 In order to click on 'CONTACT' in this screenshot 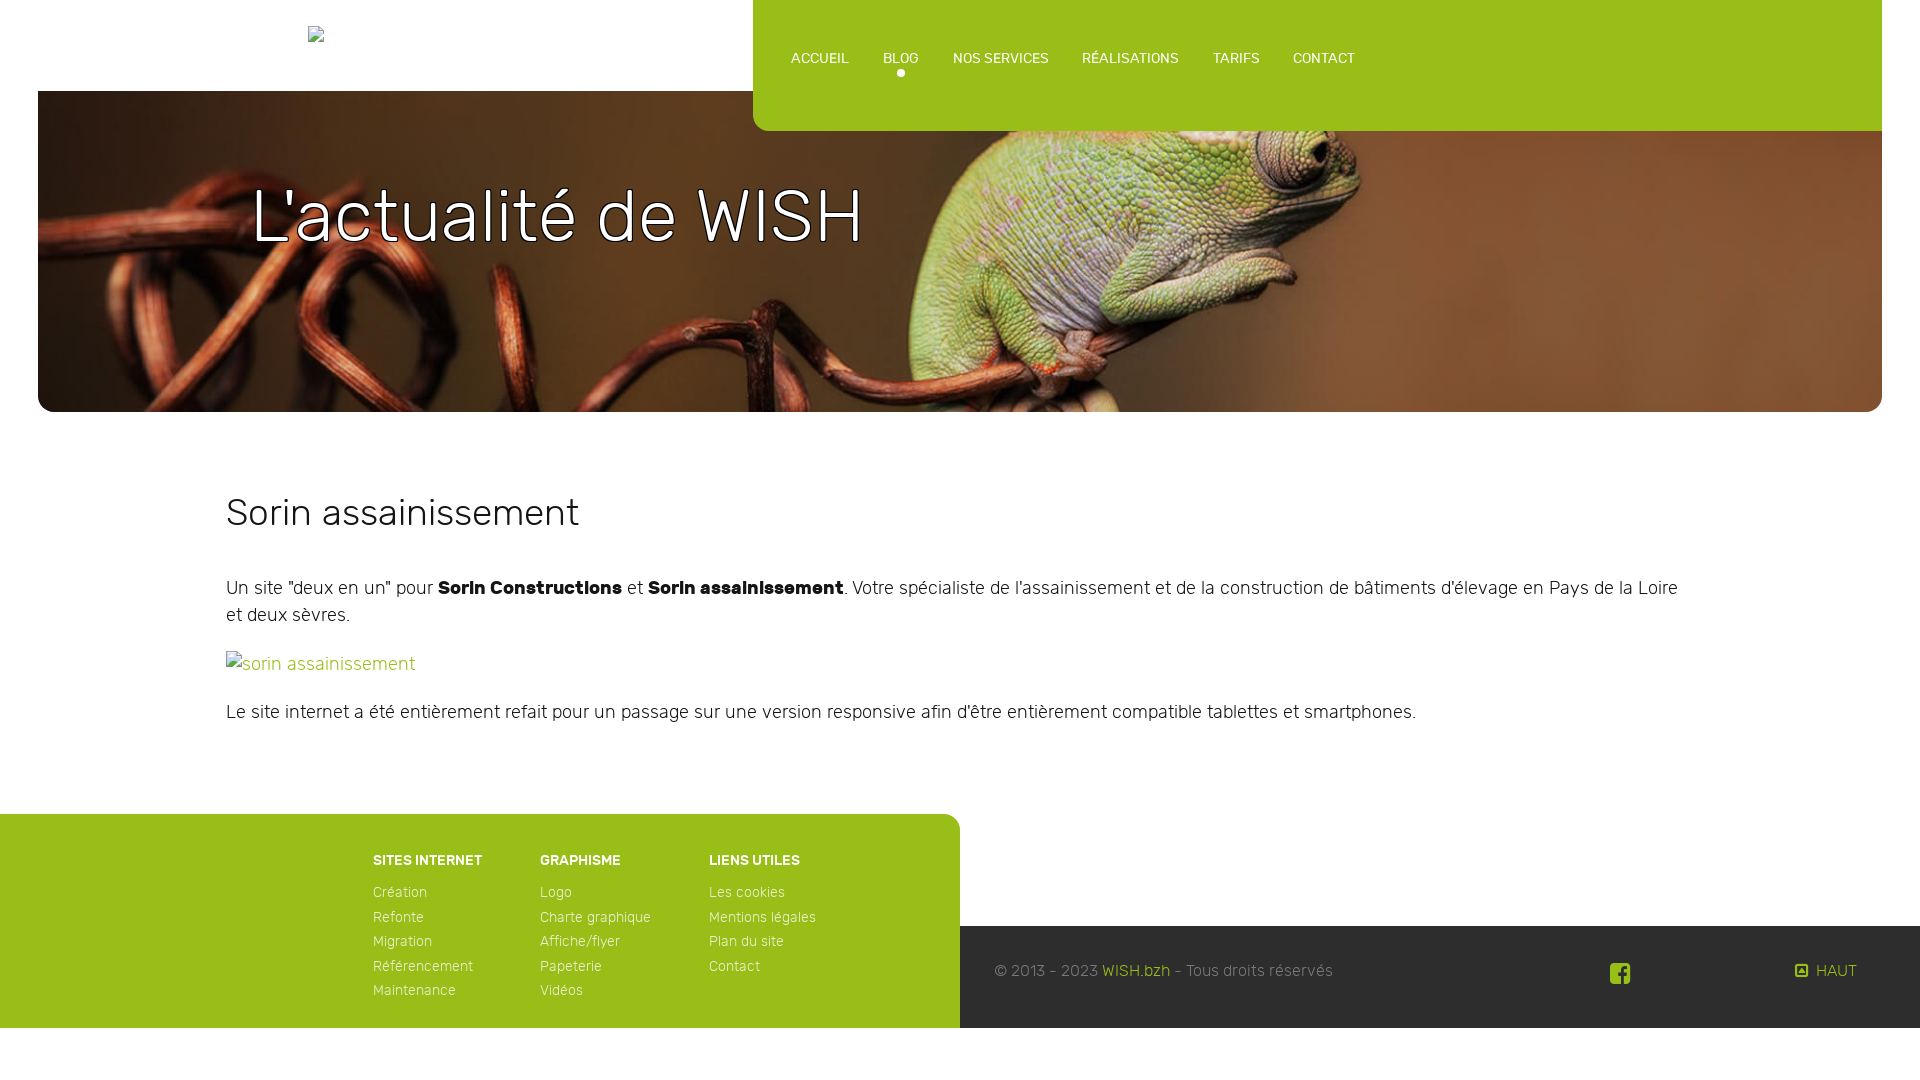, I will do `click(1324, 57)`.